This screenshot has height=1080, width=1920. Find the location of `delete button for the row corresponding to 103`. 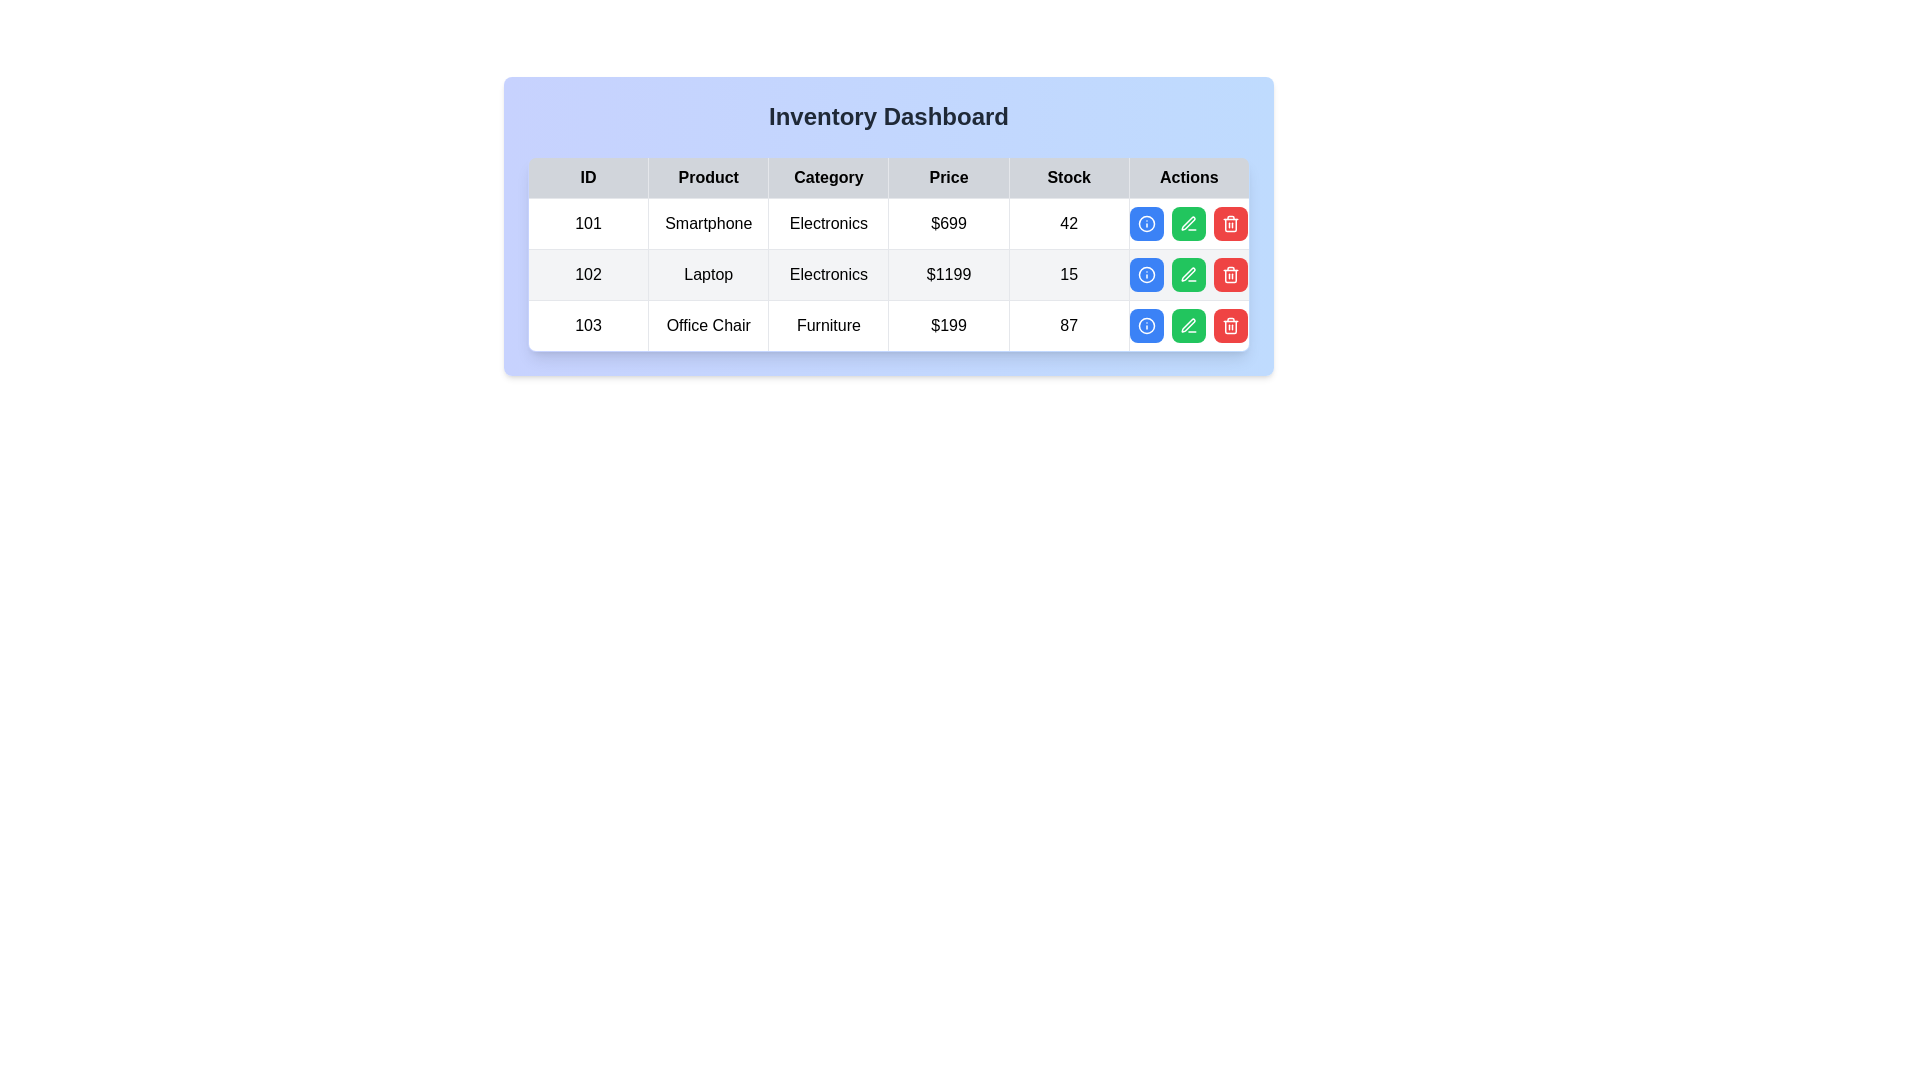

delete button for the row corresponding to 103 is located at coordinates (1230, 325).